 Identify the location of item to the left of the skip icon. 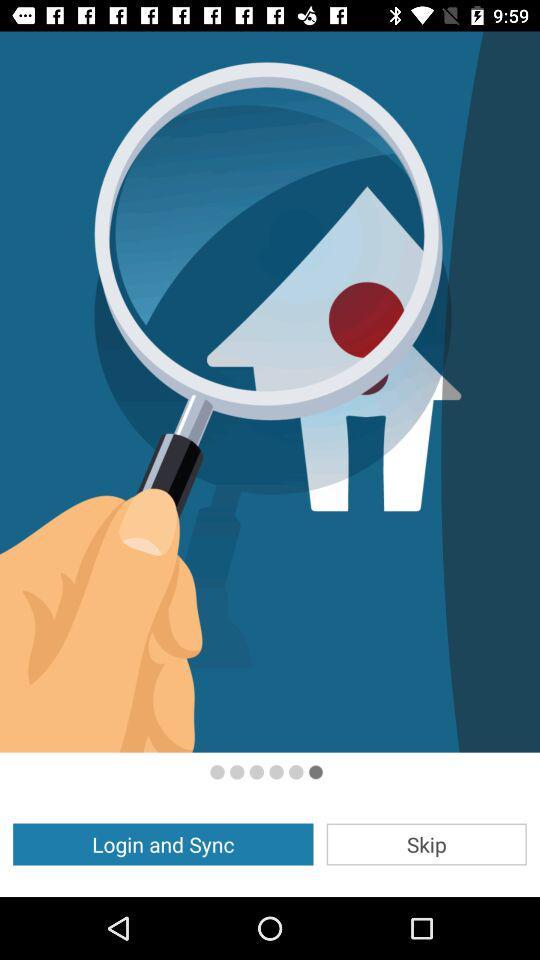
(162, 843).